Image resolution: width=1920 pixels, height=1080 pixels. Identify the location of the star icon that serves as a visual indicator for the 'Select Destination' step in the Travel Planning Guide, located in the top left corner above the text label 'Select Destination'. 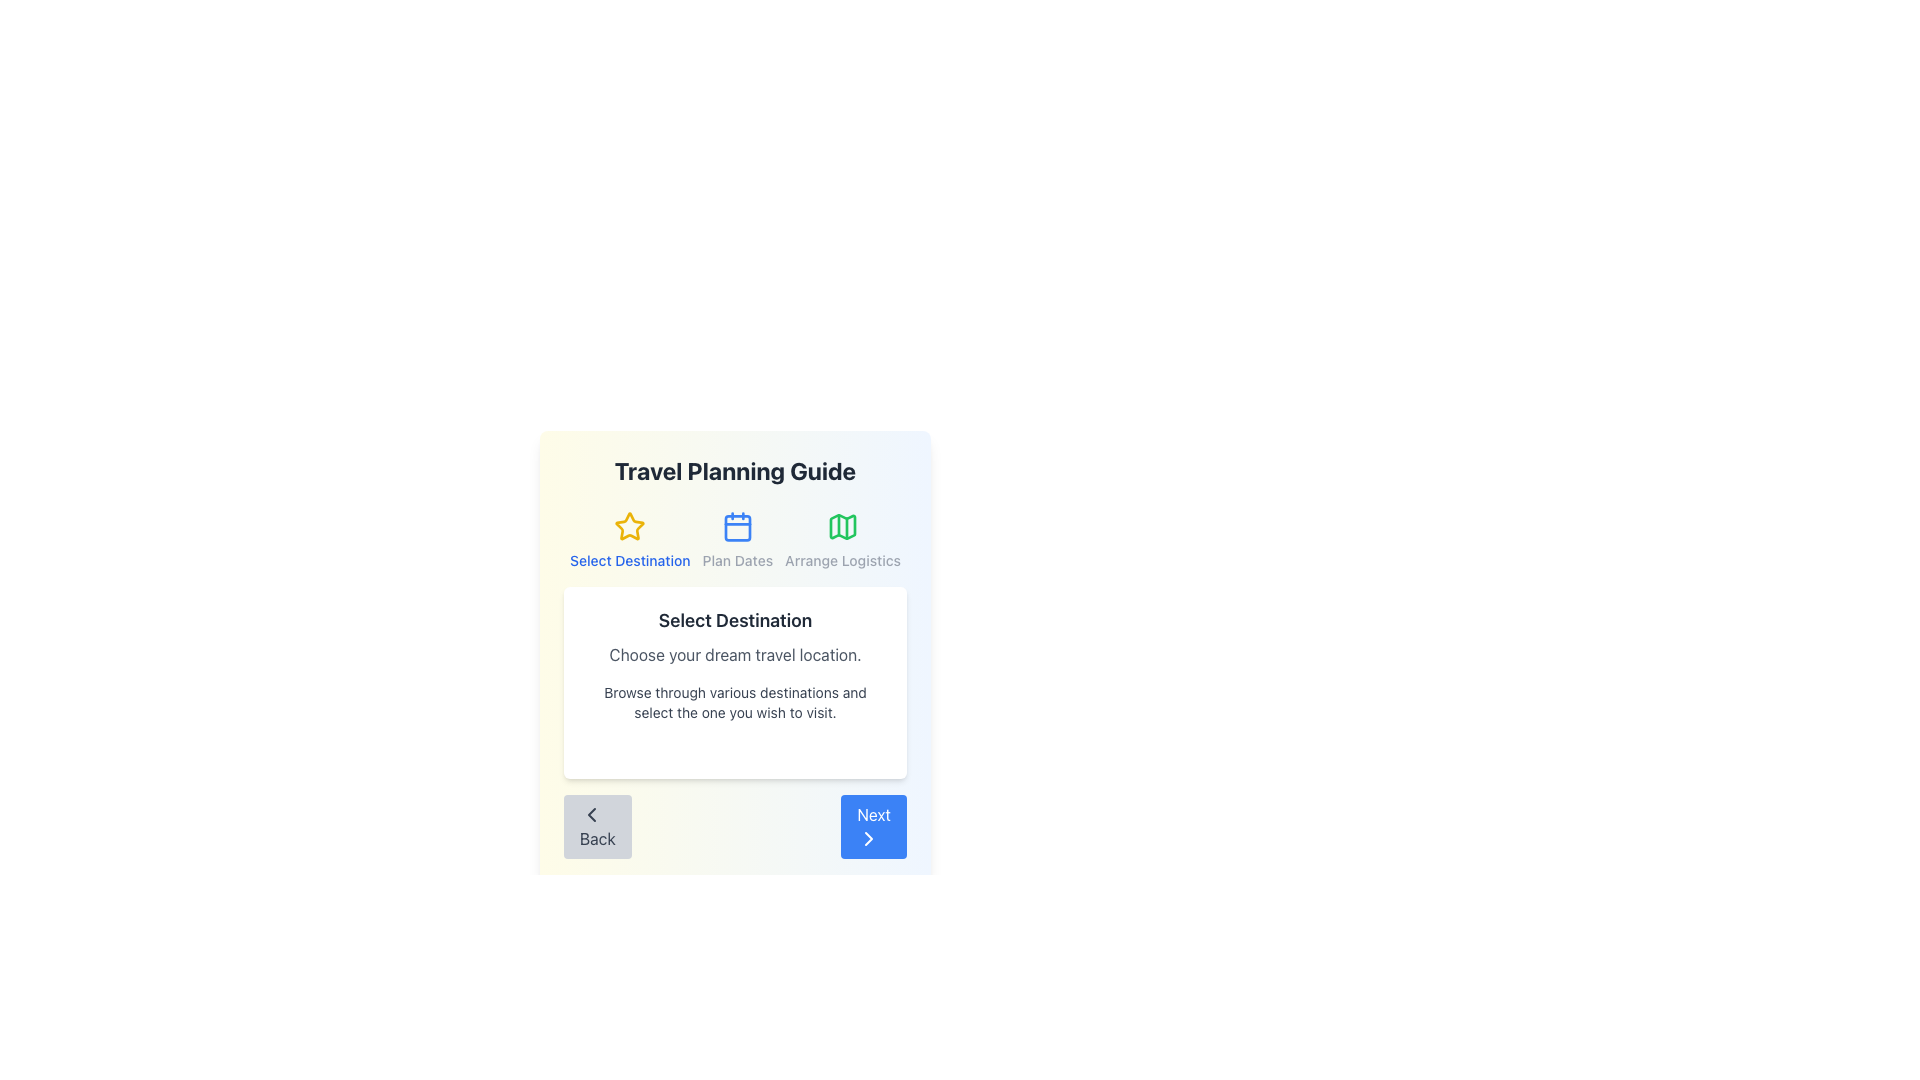
(629, 526).